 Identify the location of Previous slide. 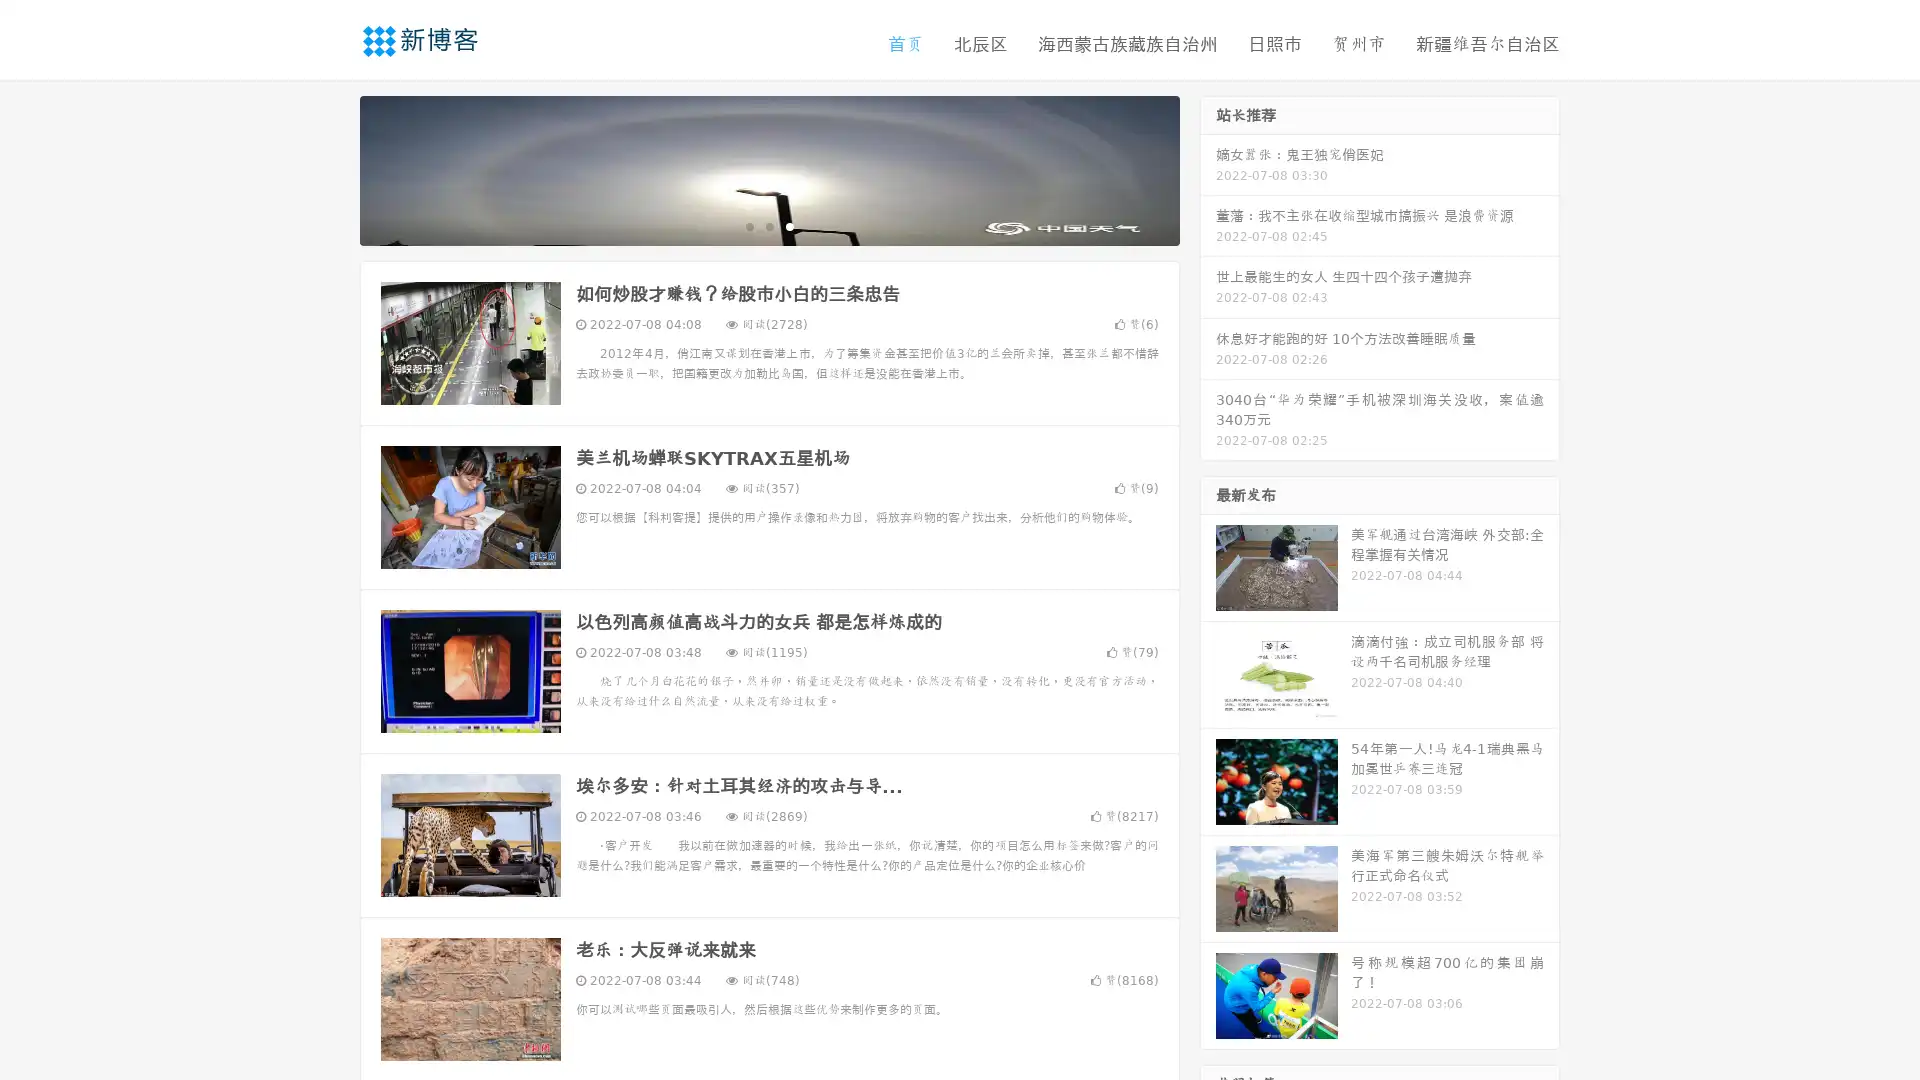
(330, 168).